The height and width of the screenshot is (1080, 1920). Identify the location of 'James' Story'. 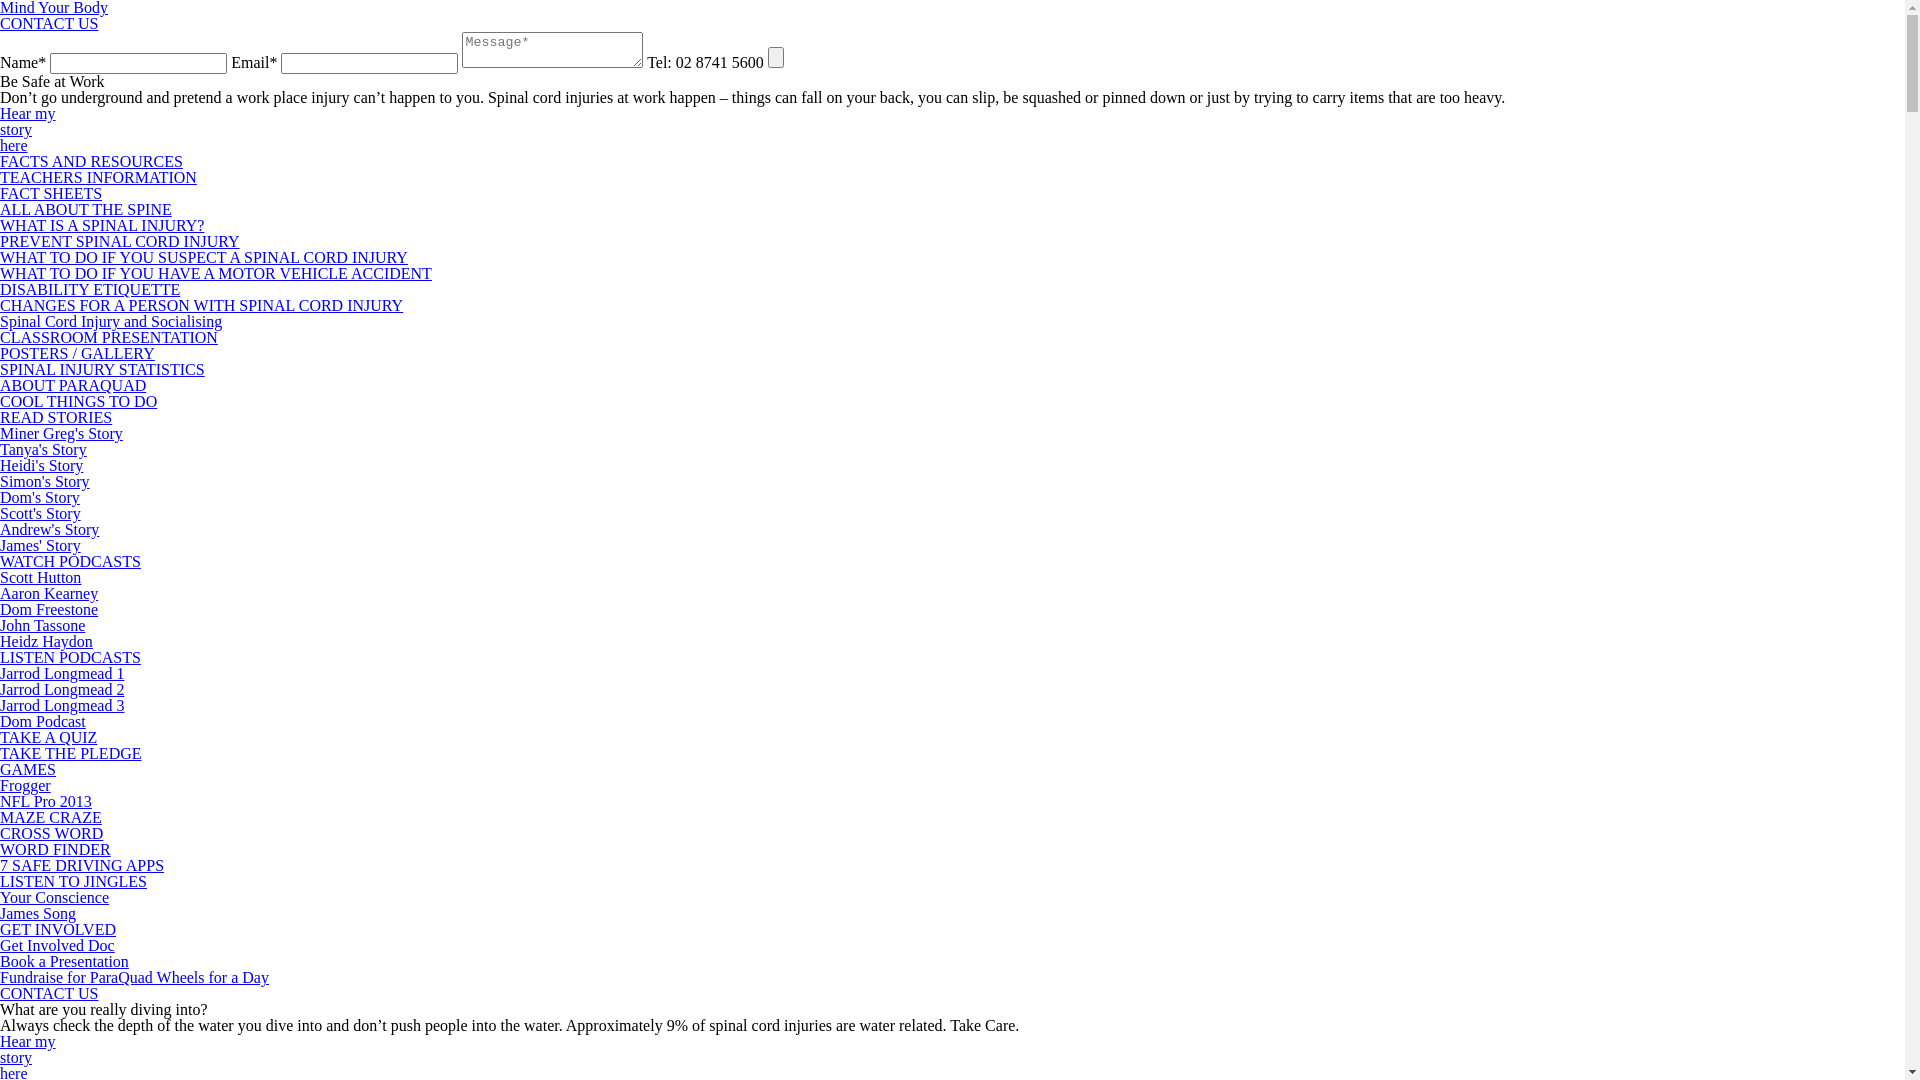
(40, 545).